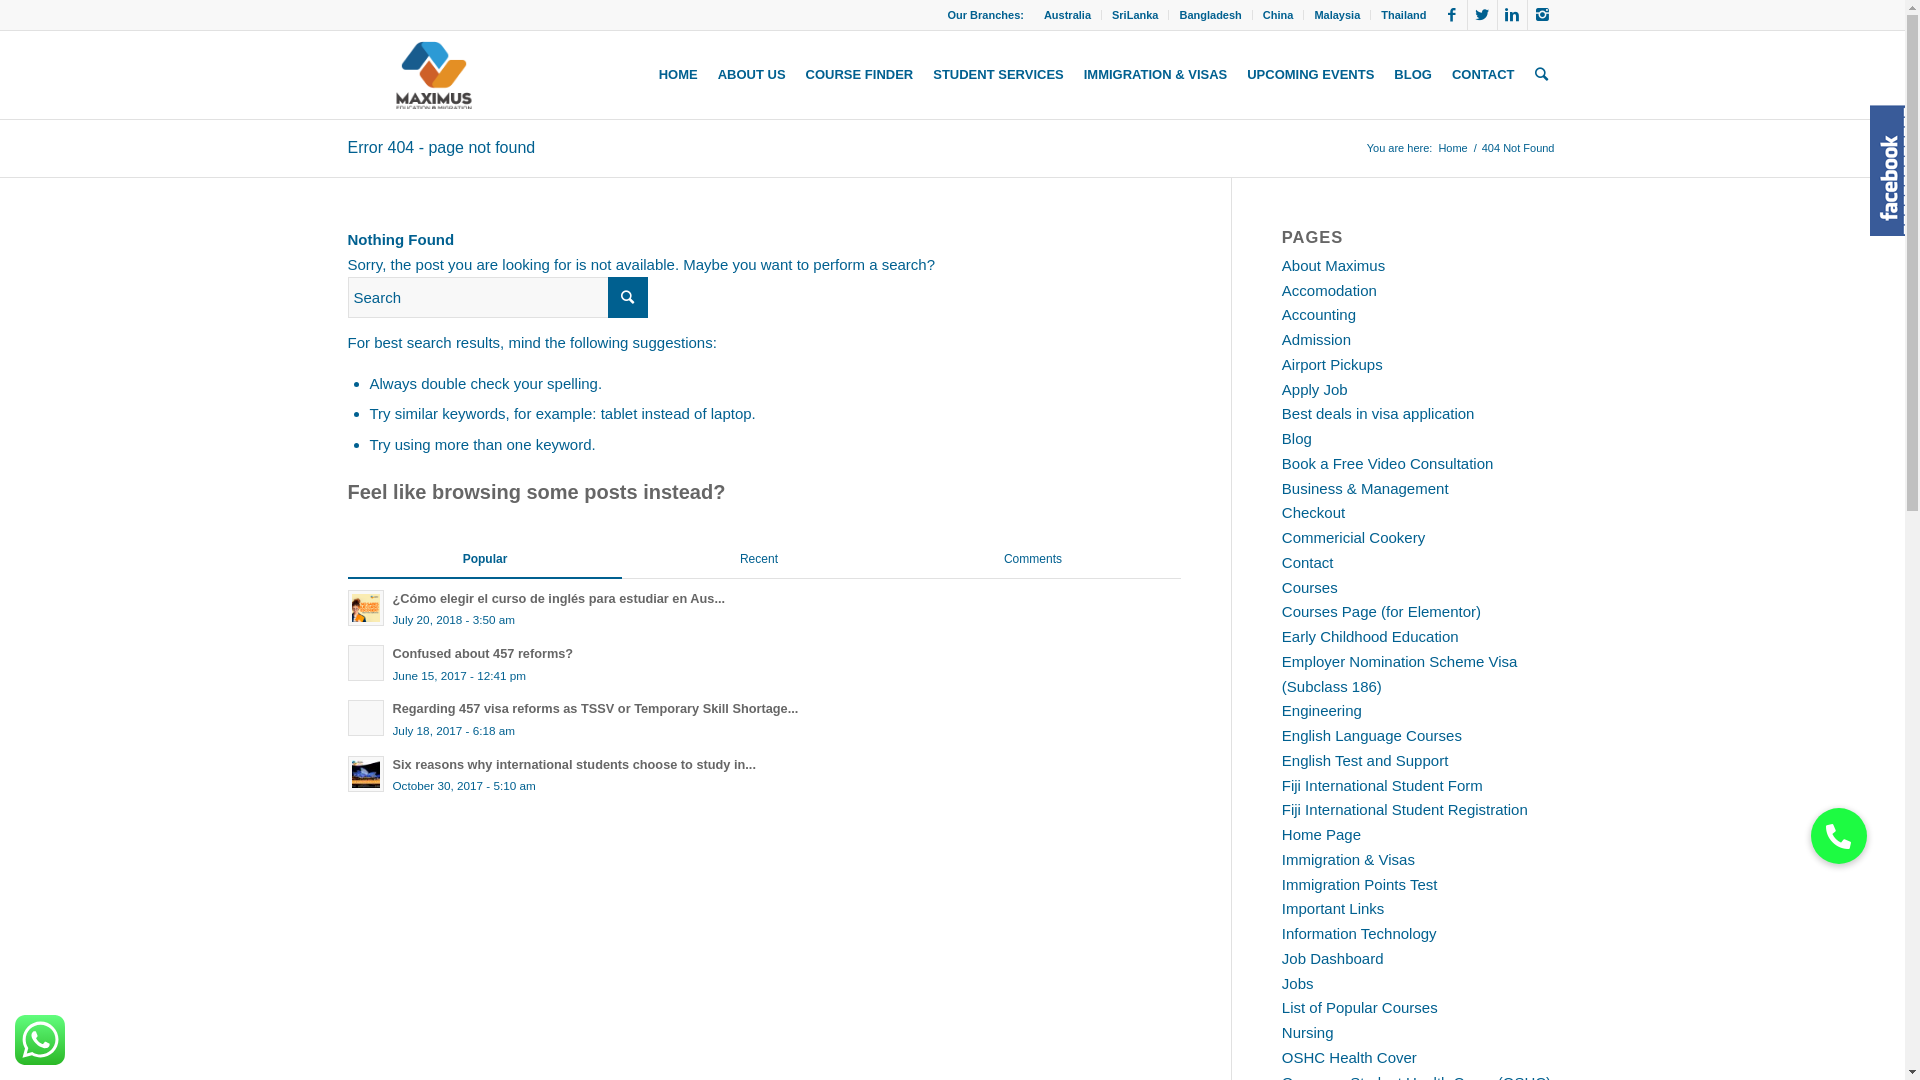  Describe the element at coordinates (1281, 674) in the screenshot. I see `'Employer Nomination Scheme Visa (Subclass 186)'` at that location.